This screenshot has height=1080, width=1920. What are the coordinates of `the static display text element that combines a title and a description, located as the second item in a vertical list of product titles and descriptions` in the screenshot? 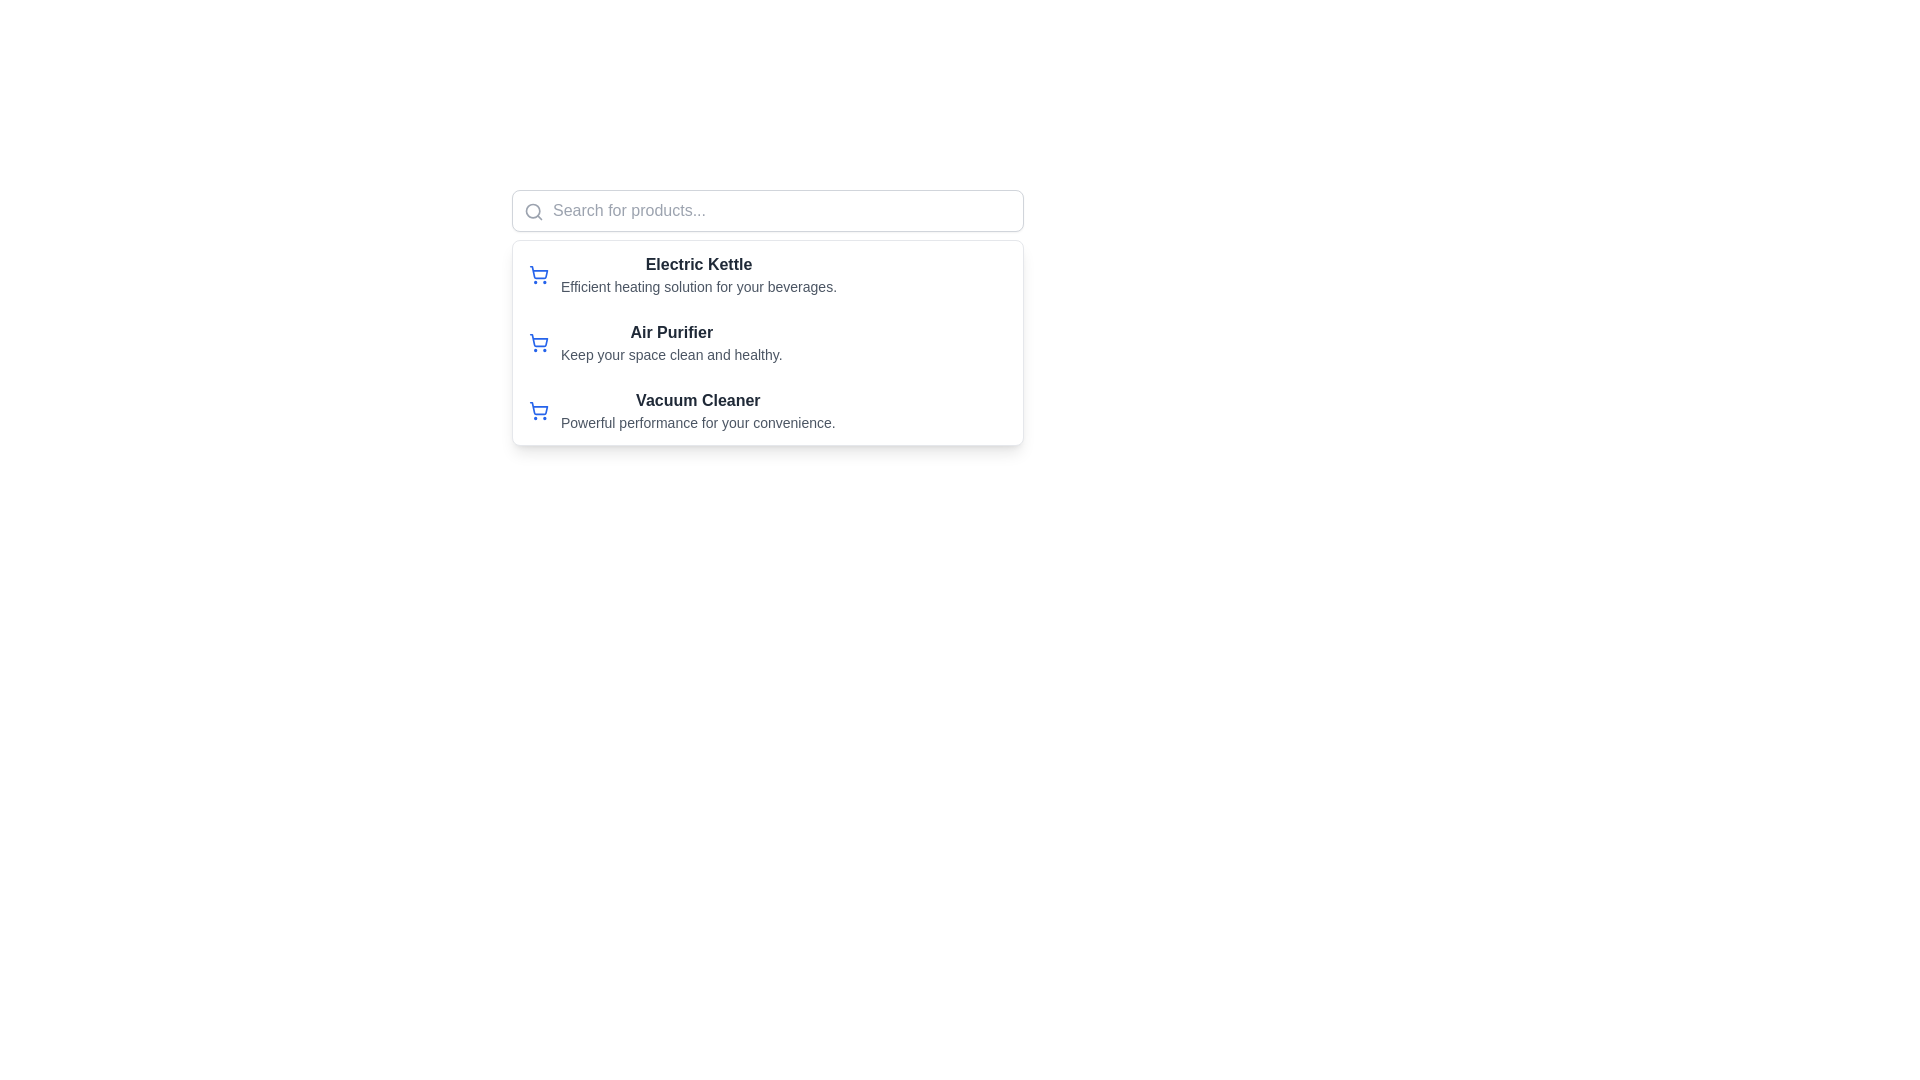 It's located at (671, 342).